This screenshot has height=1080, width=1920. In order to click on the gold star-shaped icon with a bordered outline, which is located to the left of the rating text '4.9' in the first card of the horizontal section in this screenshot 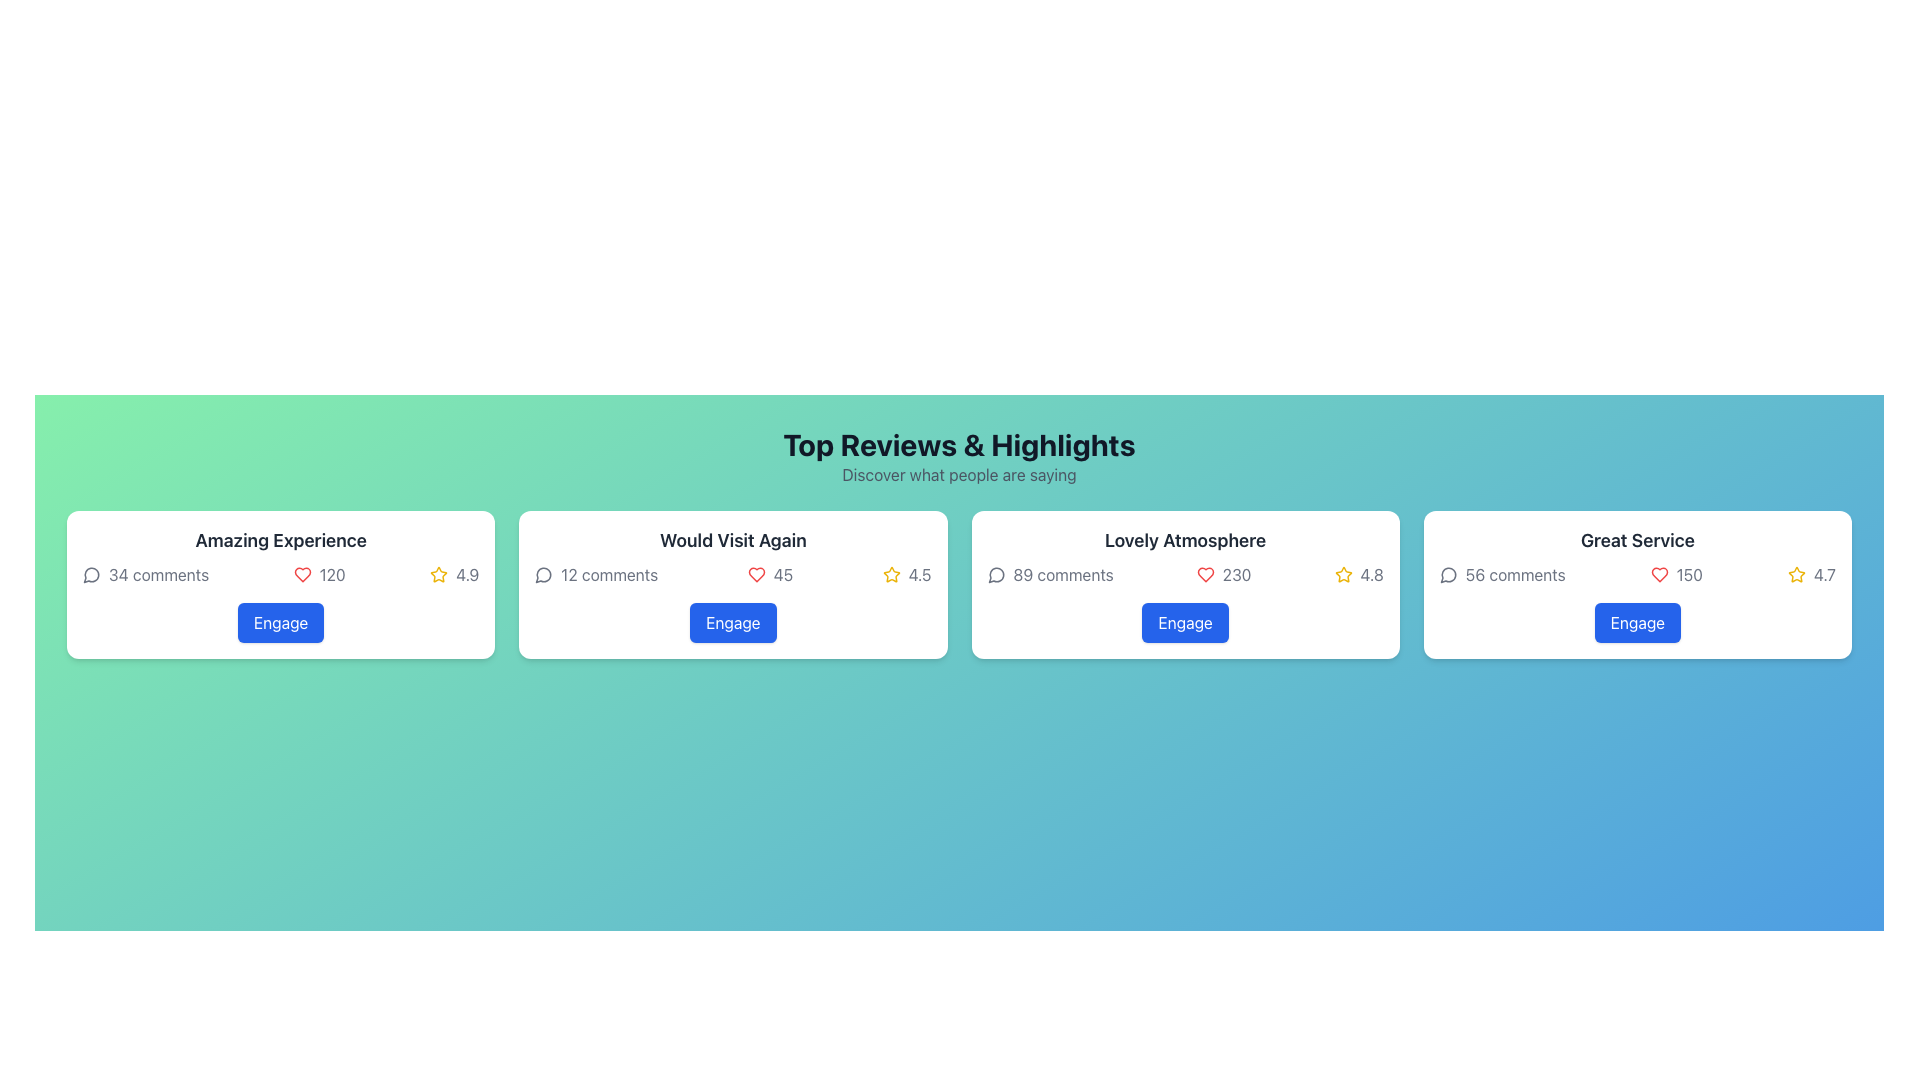, I will do `click(438, 574)`.